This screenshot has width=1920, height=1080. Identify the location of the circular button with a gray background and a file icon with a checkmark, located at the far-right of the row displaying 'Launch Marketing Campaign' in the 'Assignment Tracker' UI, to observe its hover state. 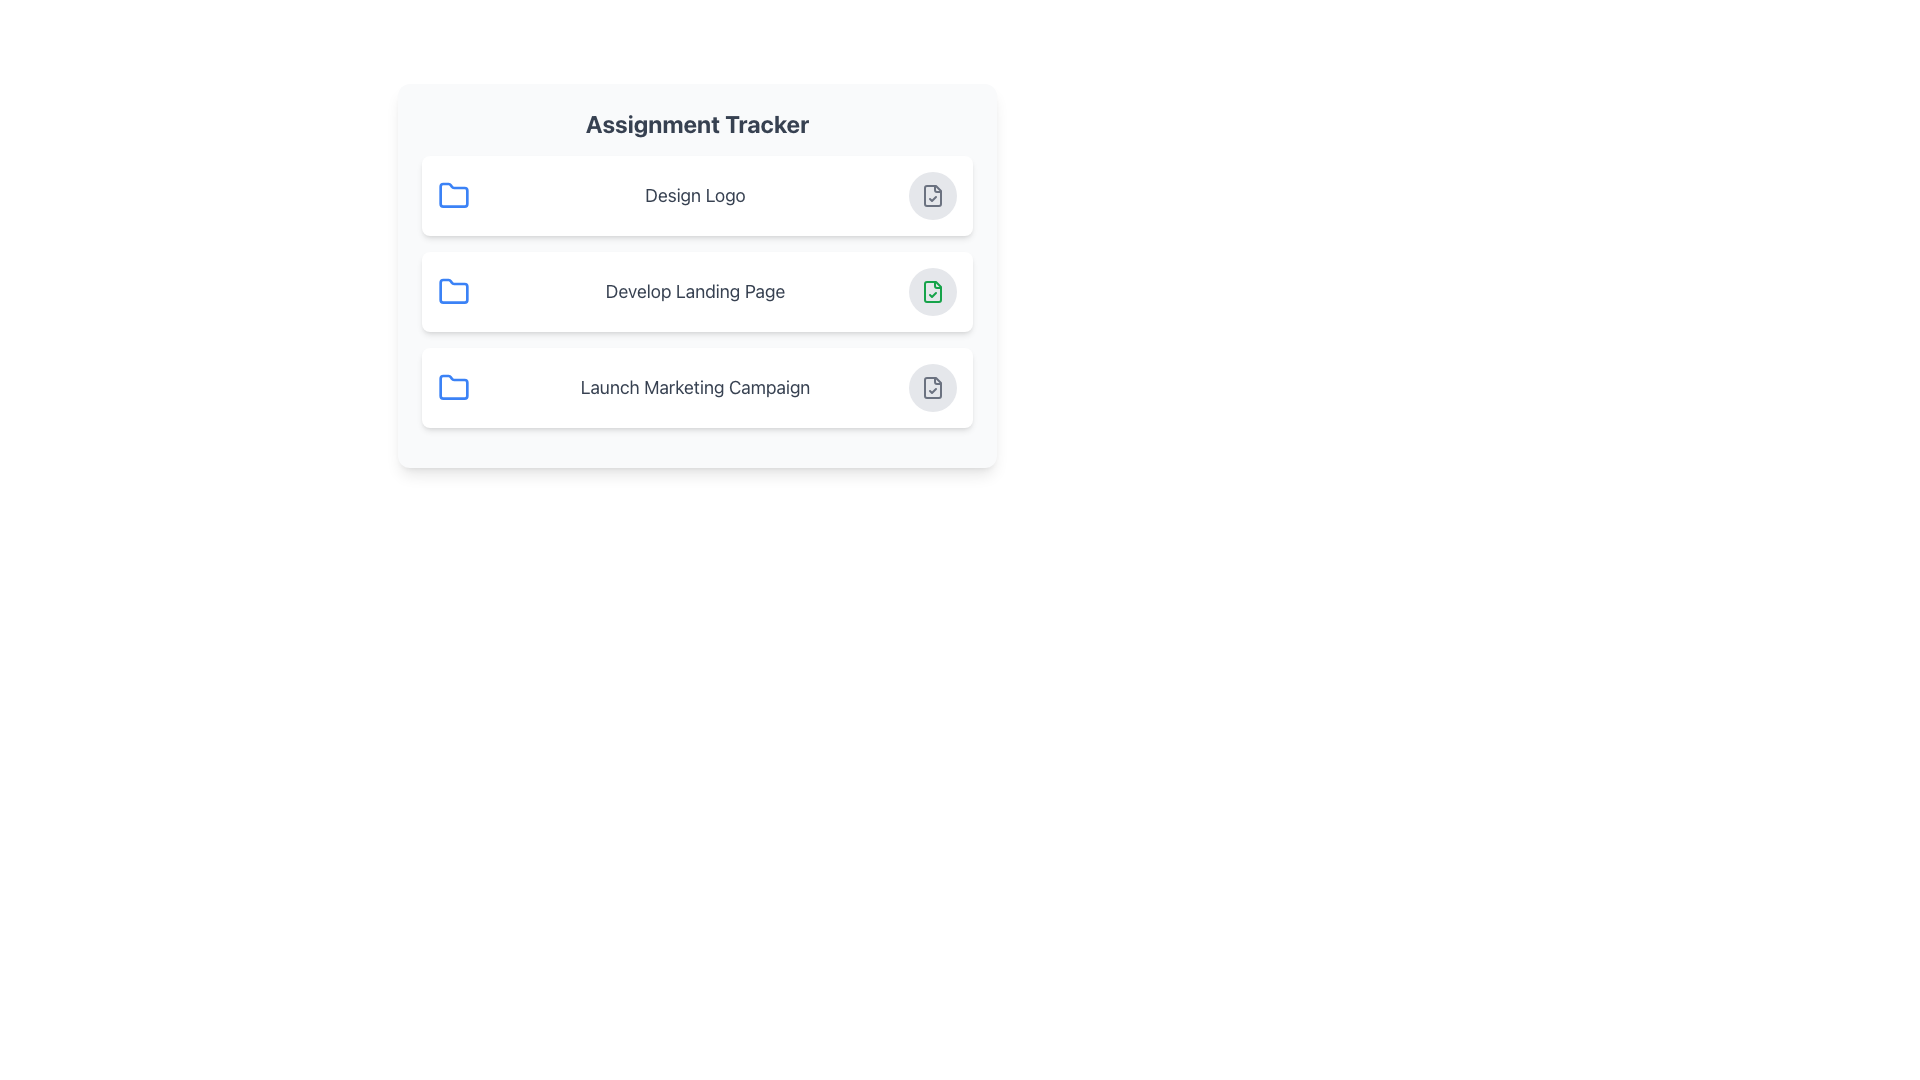
(931, 388).